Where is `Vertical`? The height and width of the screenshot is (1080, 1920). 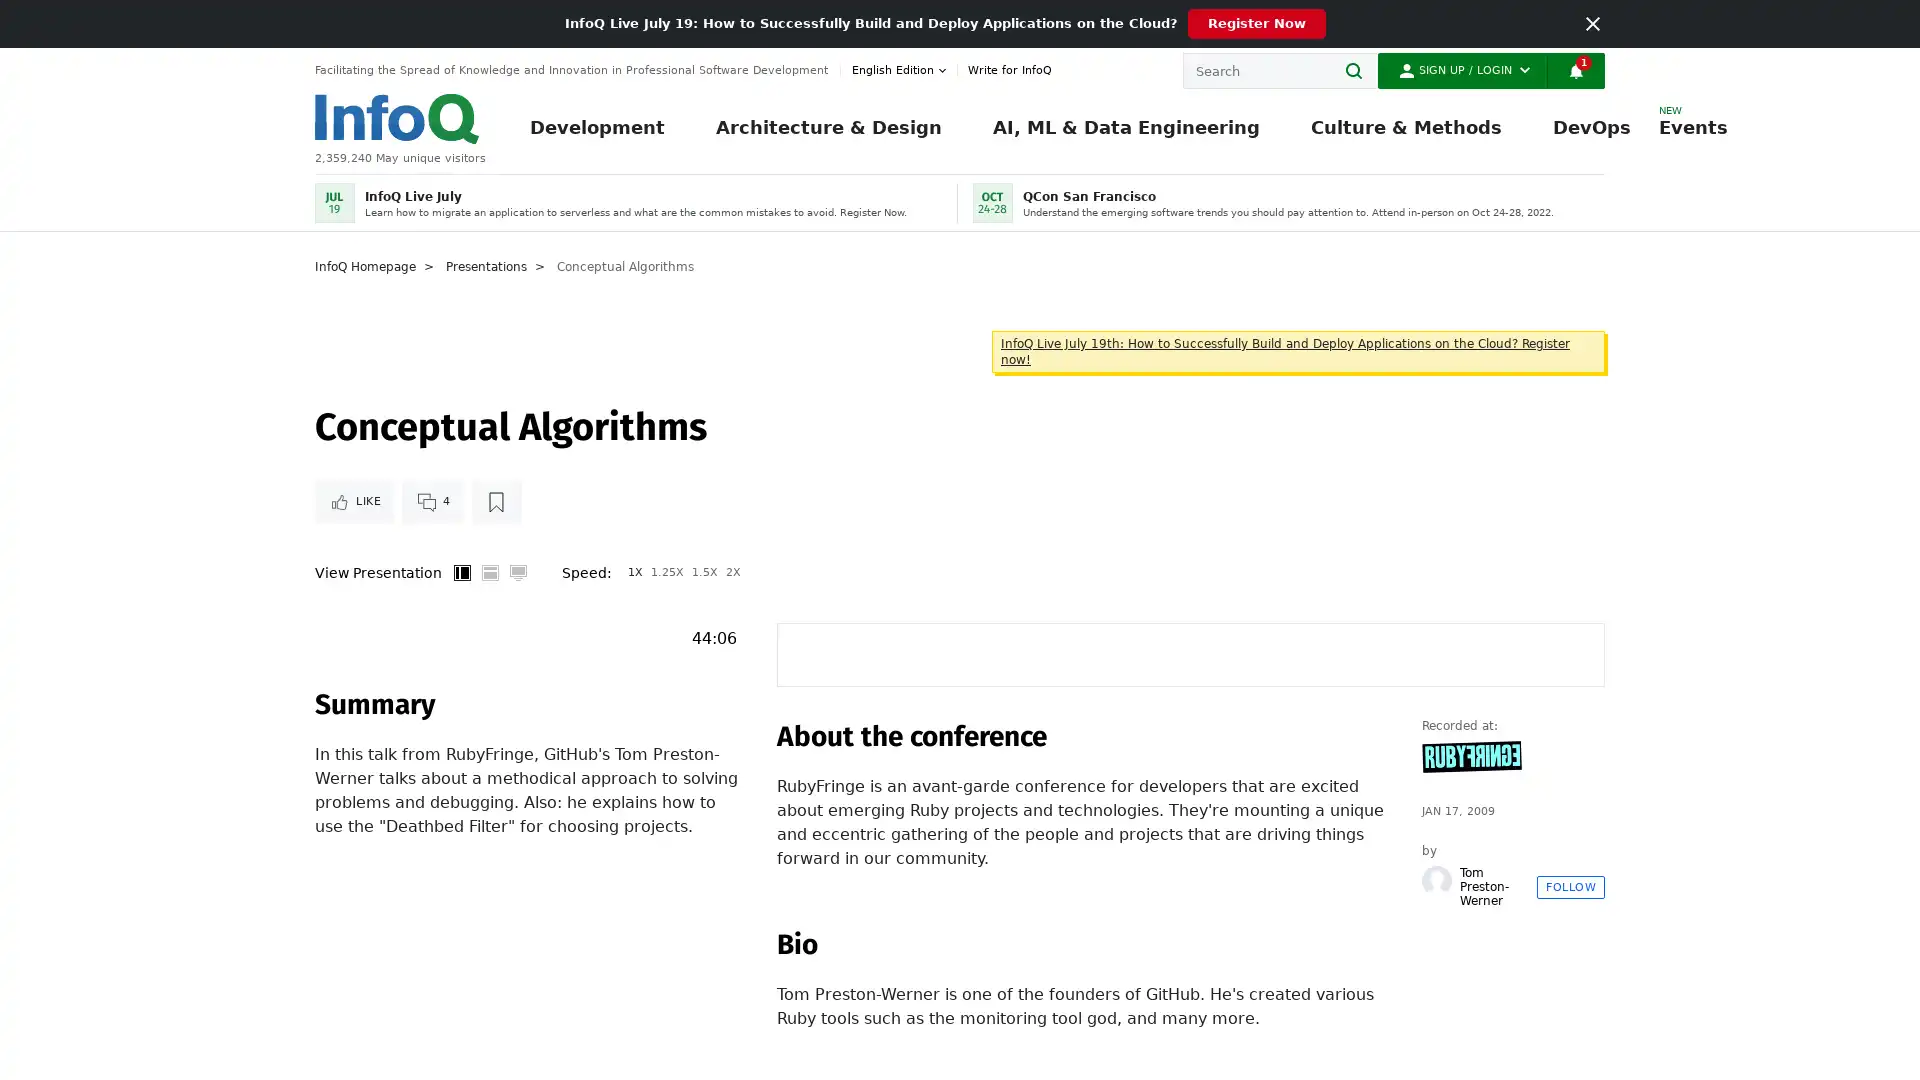 Vertical is located at coordinates (460, 573).